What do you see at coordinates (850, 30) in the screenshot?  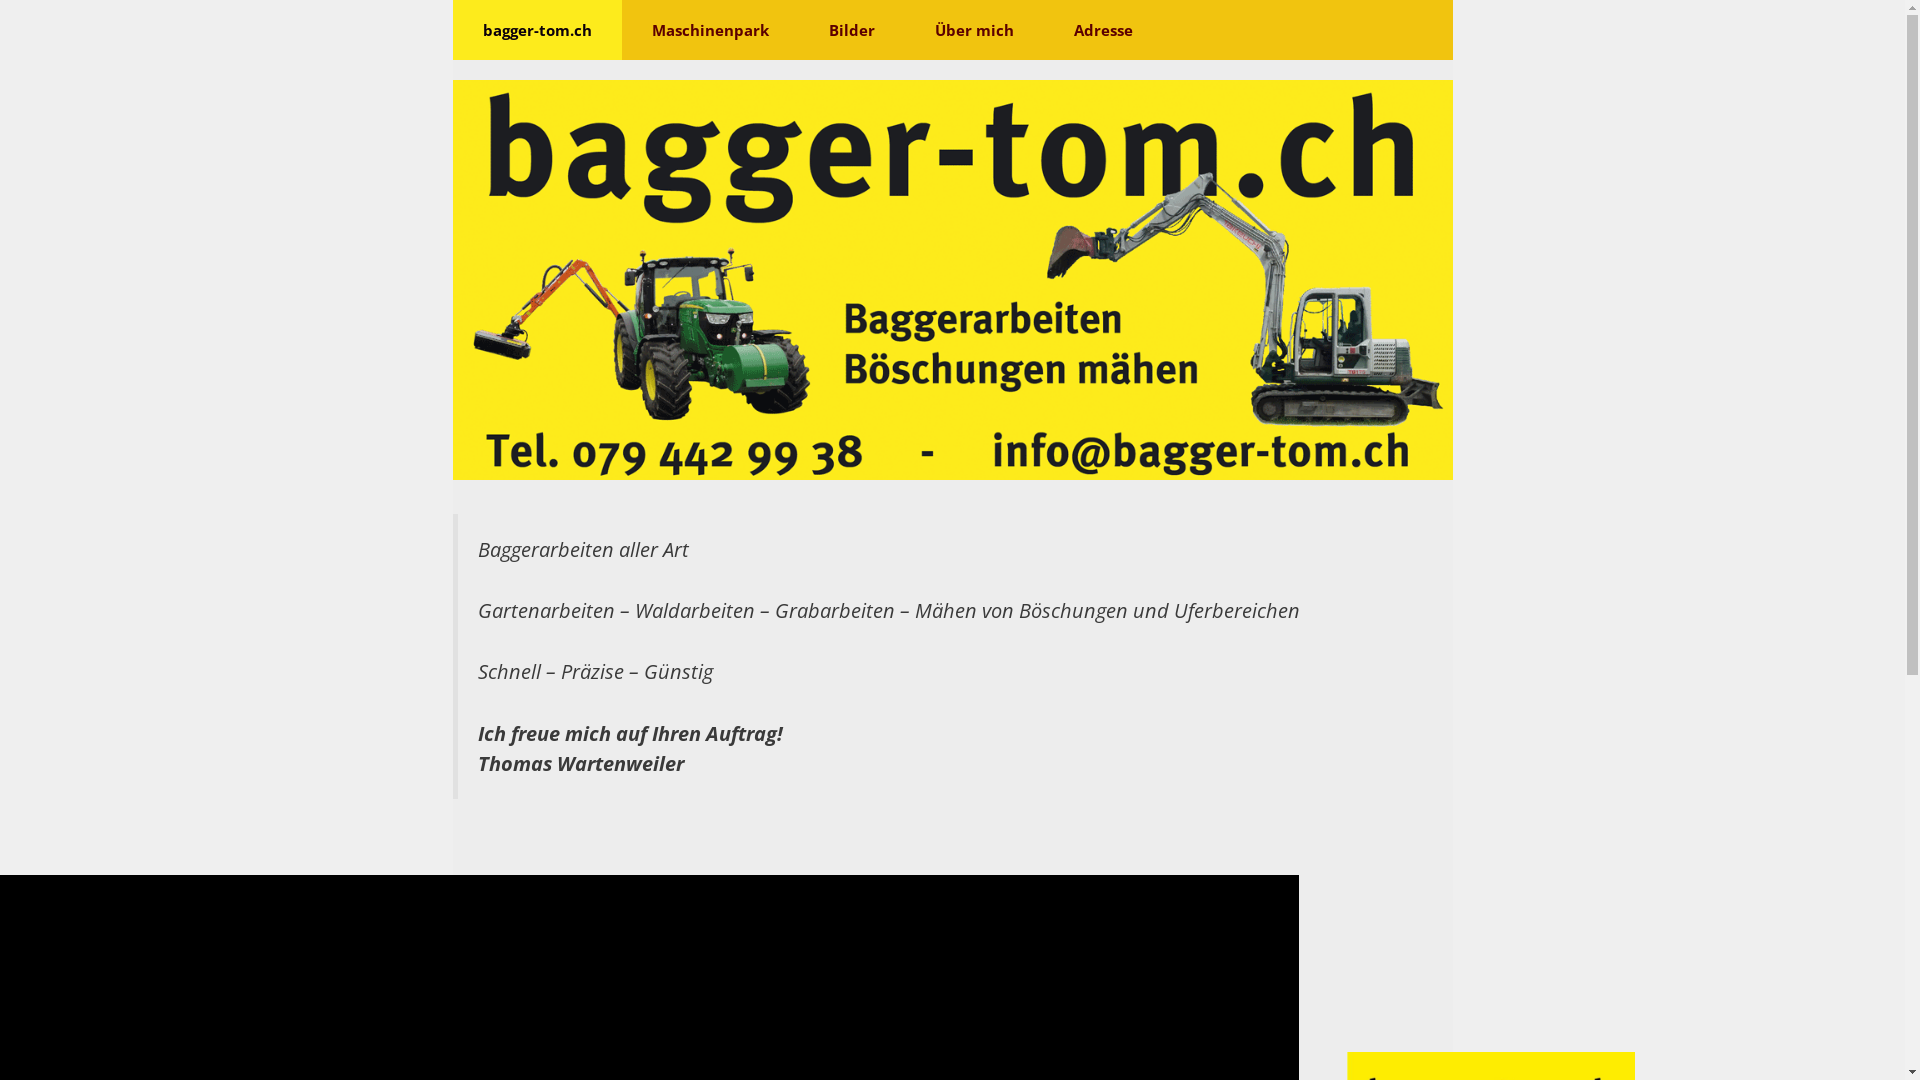 I see `'Bilder'` at bounding box center [850, 30].